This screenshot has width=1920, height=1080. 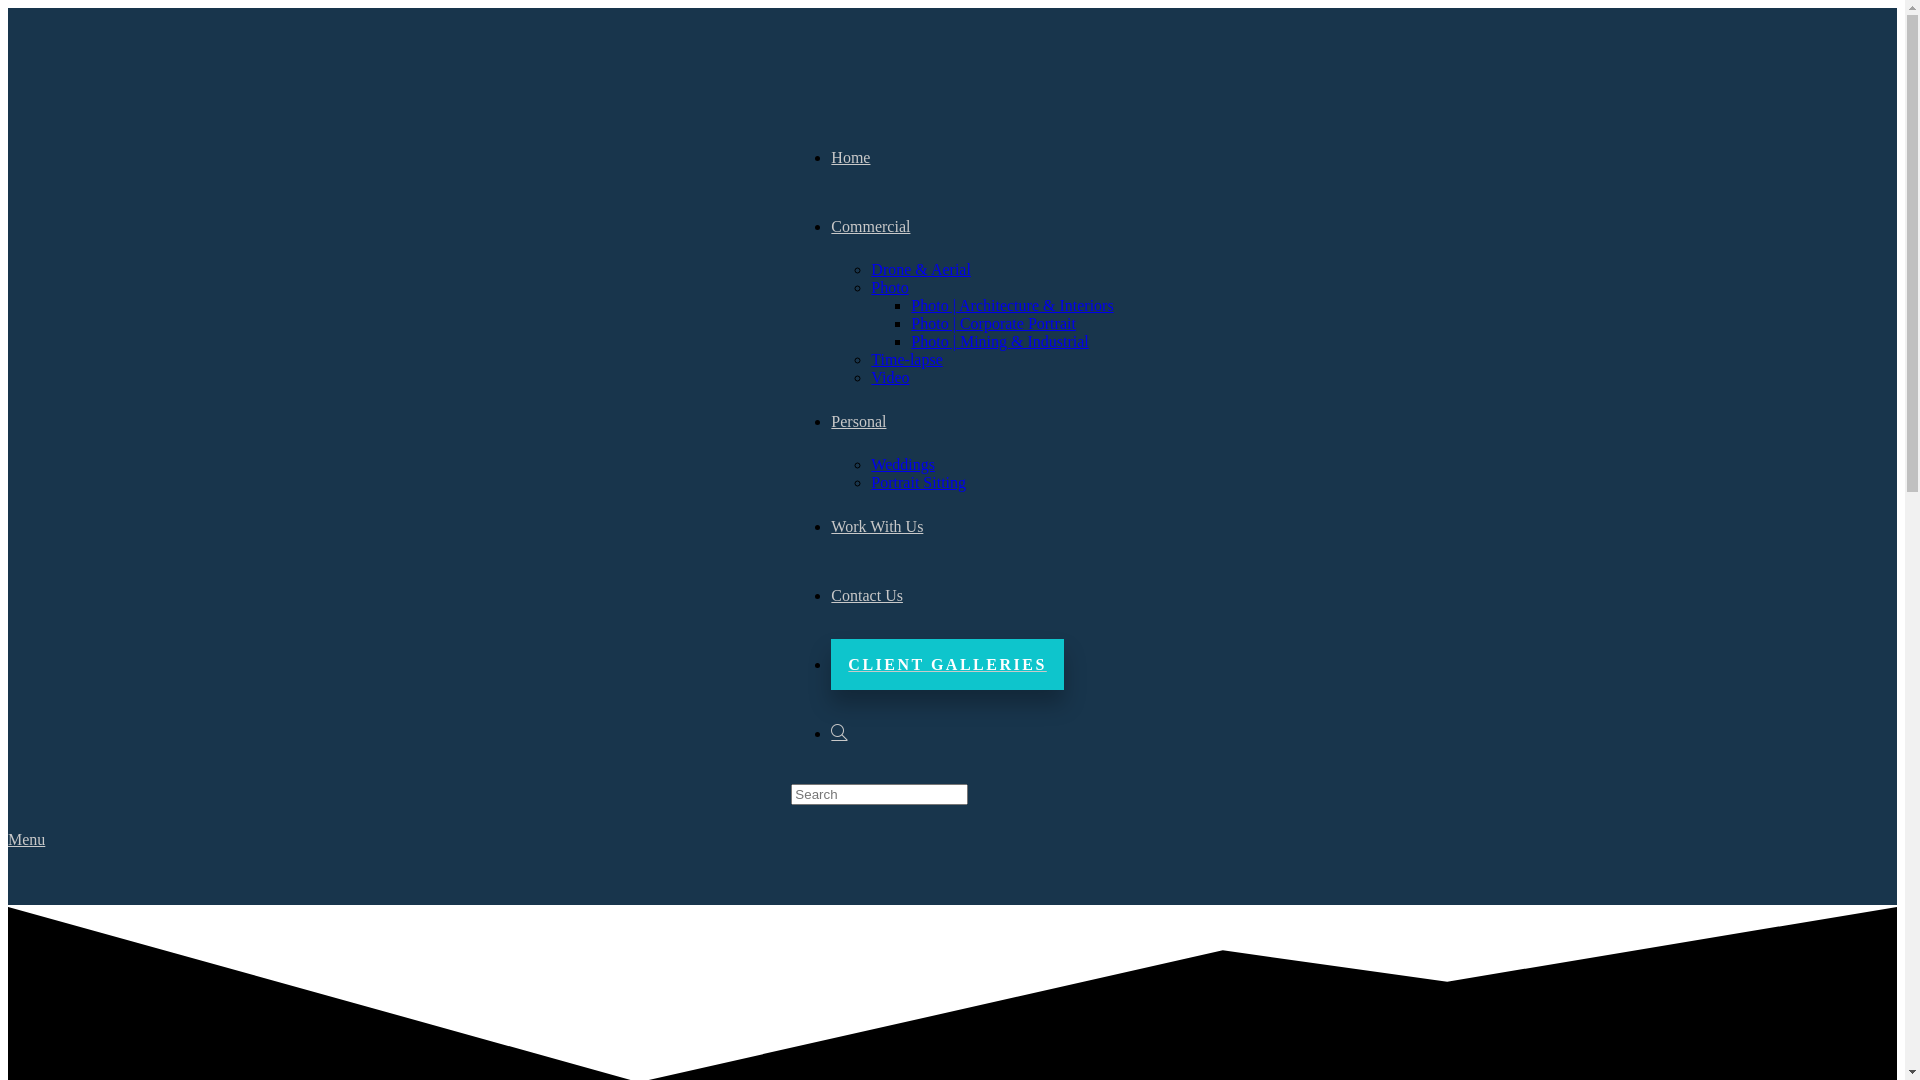 I want to click on 'Photo', so click(x=870, y=287).